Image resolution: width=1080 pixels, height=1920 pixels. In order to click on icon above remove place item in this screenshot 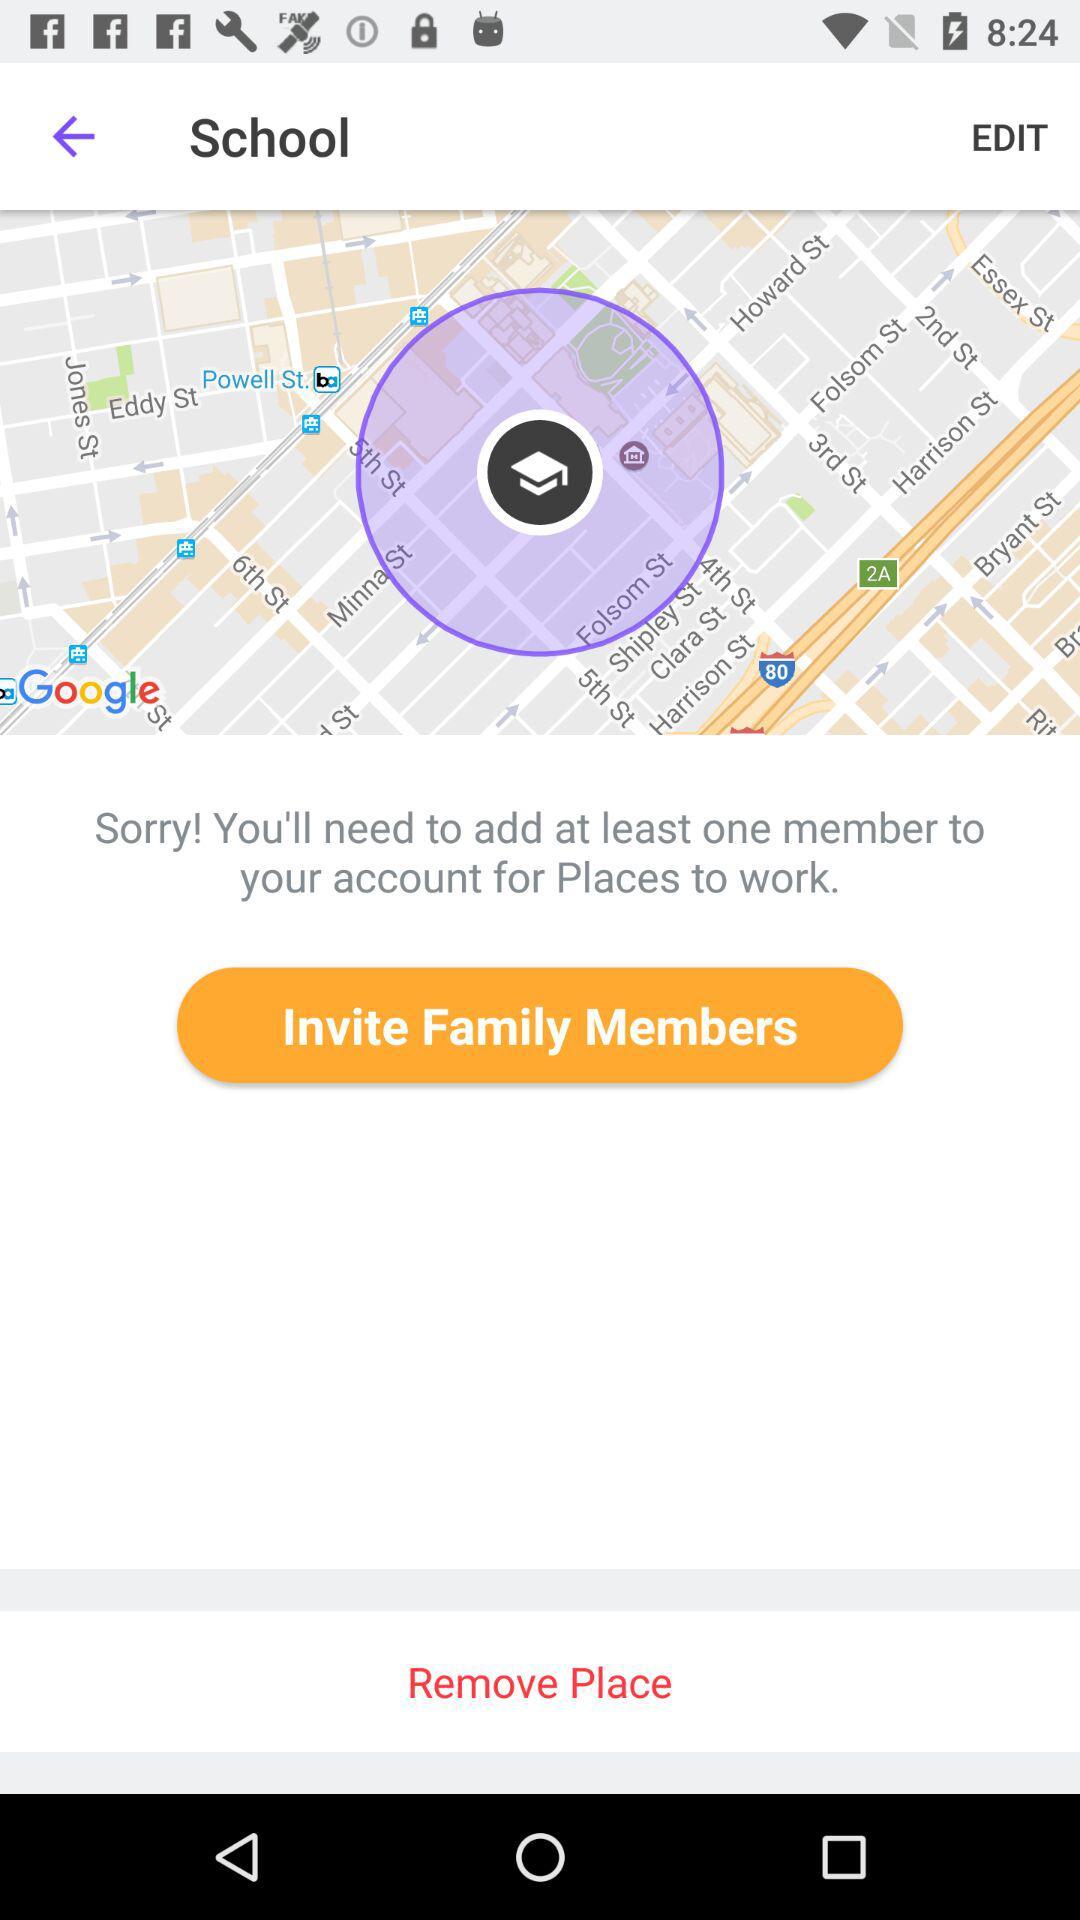, I will do `click(540, 1025)`.